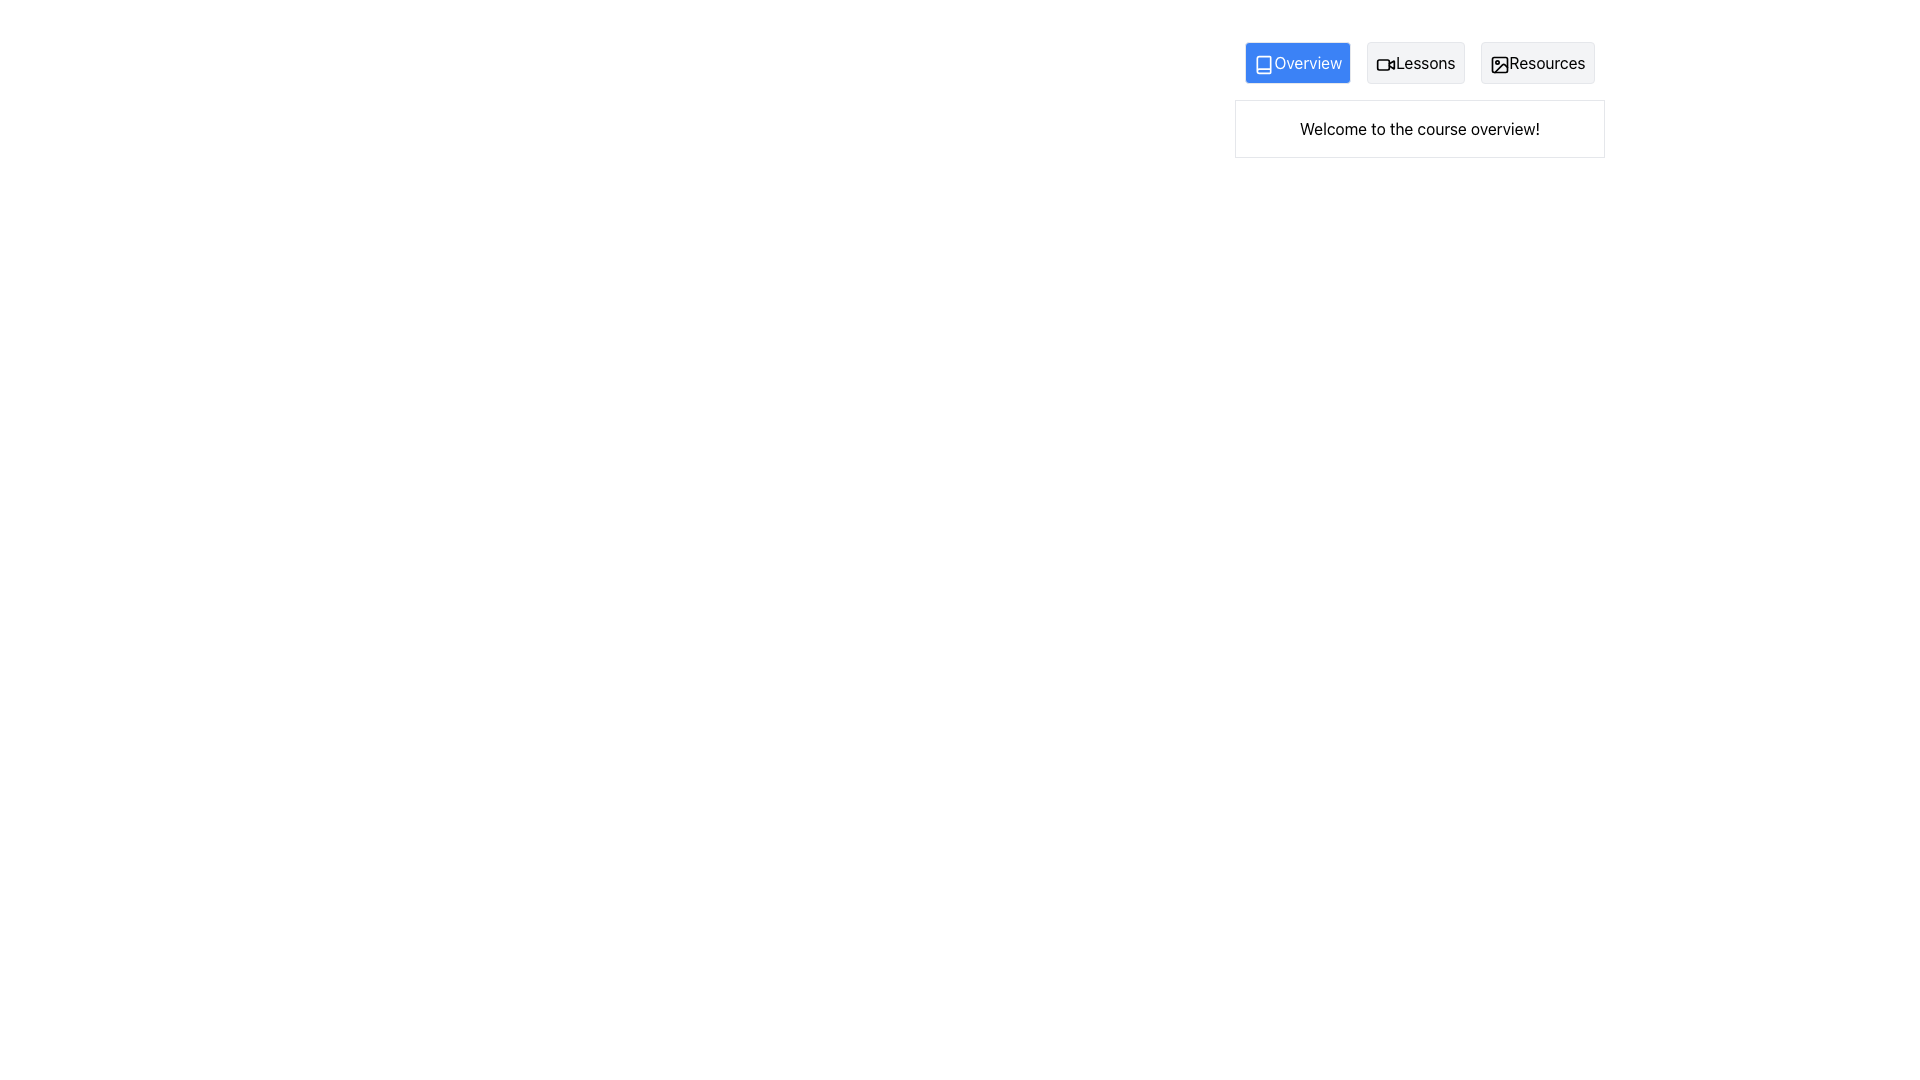  What do you see at coordinates (1263, 63) in the screenshot?
I see `the blue book icon located within the 'Overview' button in the navigation section` at bounding box center [1263, 63].